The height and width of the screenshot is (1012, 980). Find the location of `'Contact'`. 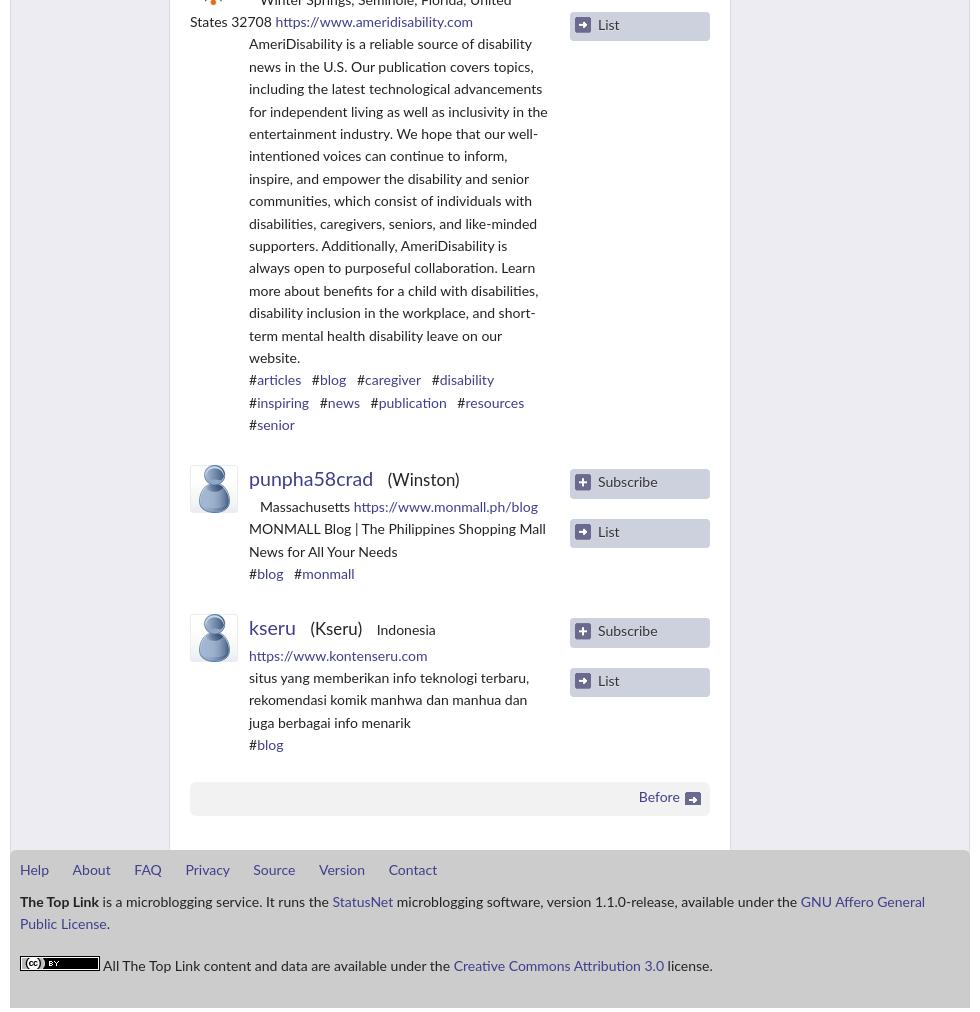

'Contact' is located at coordinates (412, 869).